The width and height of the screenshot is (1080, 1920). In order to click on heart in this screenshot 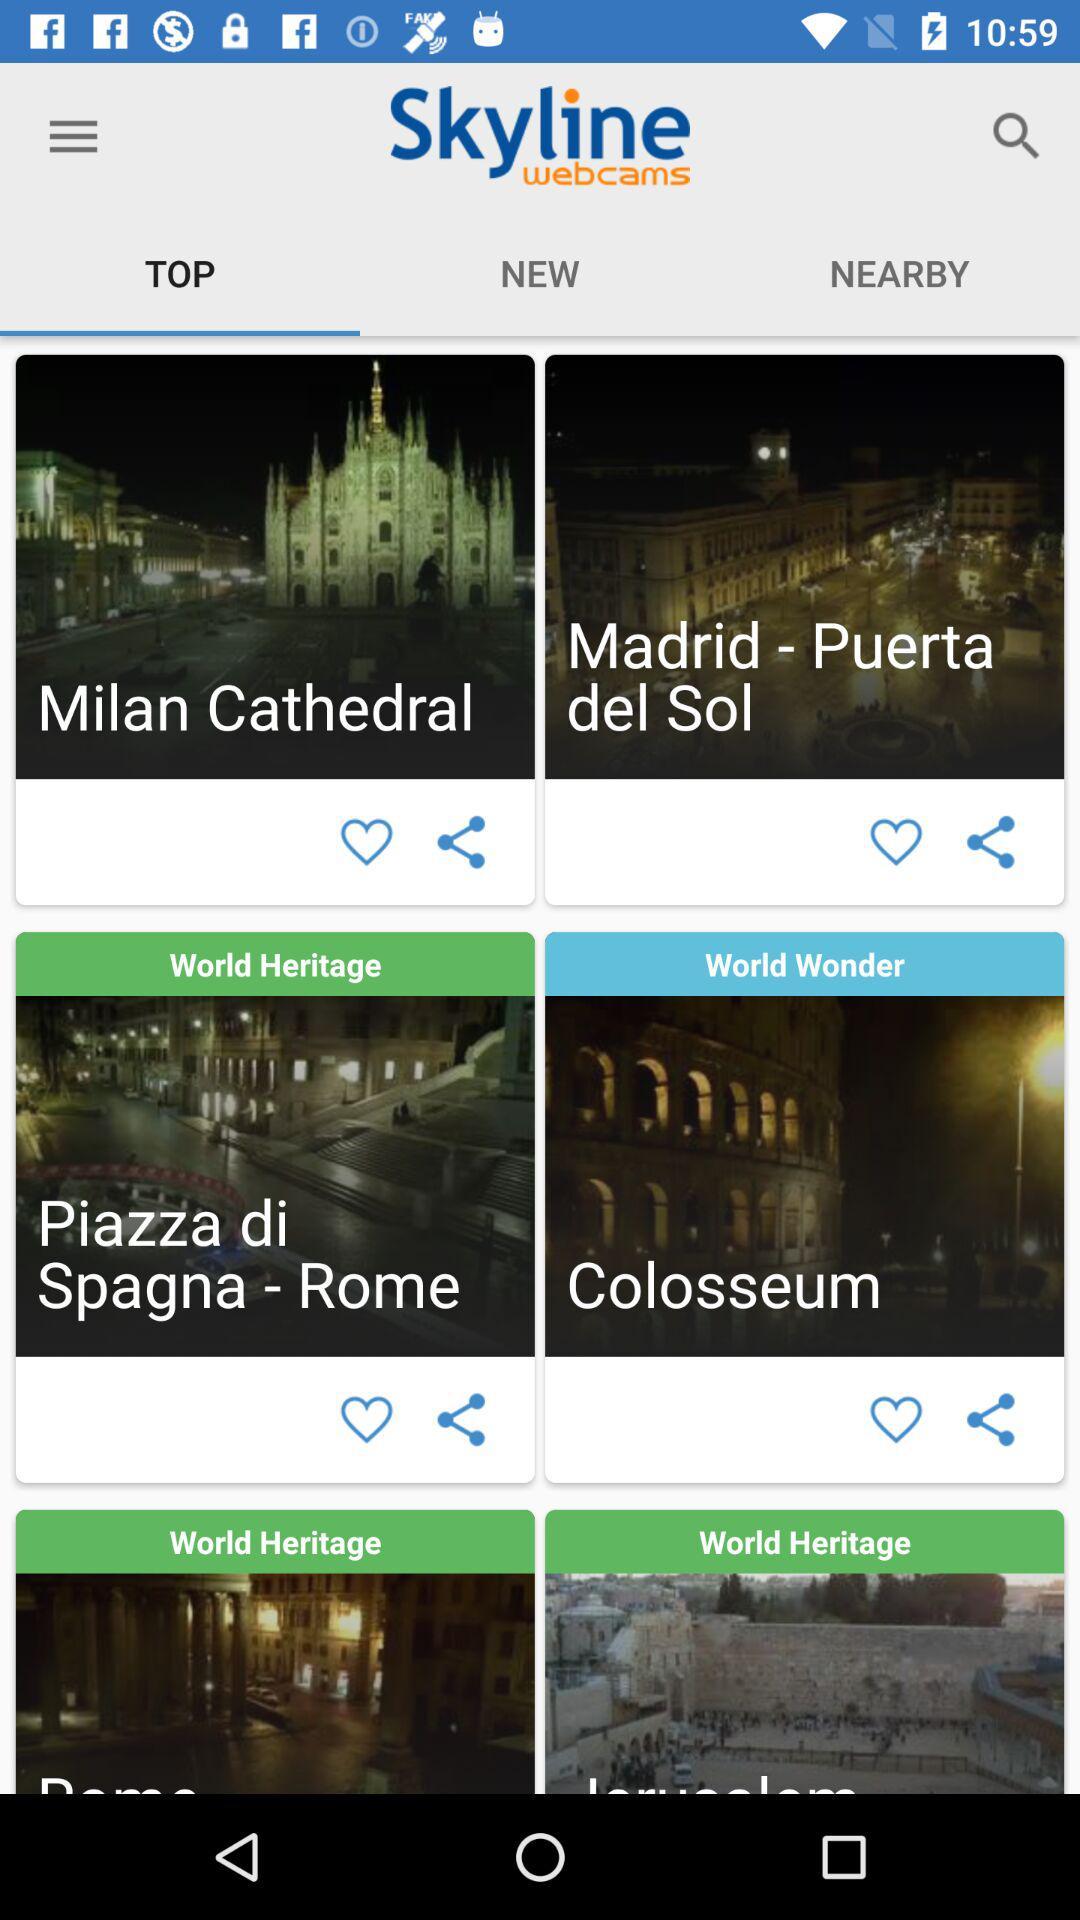, I will do `click(895, 1418)`.